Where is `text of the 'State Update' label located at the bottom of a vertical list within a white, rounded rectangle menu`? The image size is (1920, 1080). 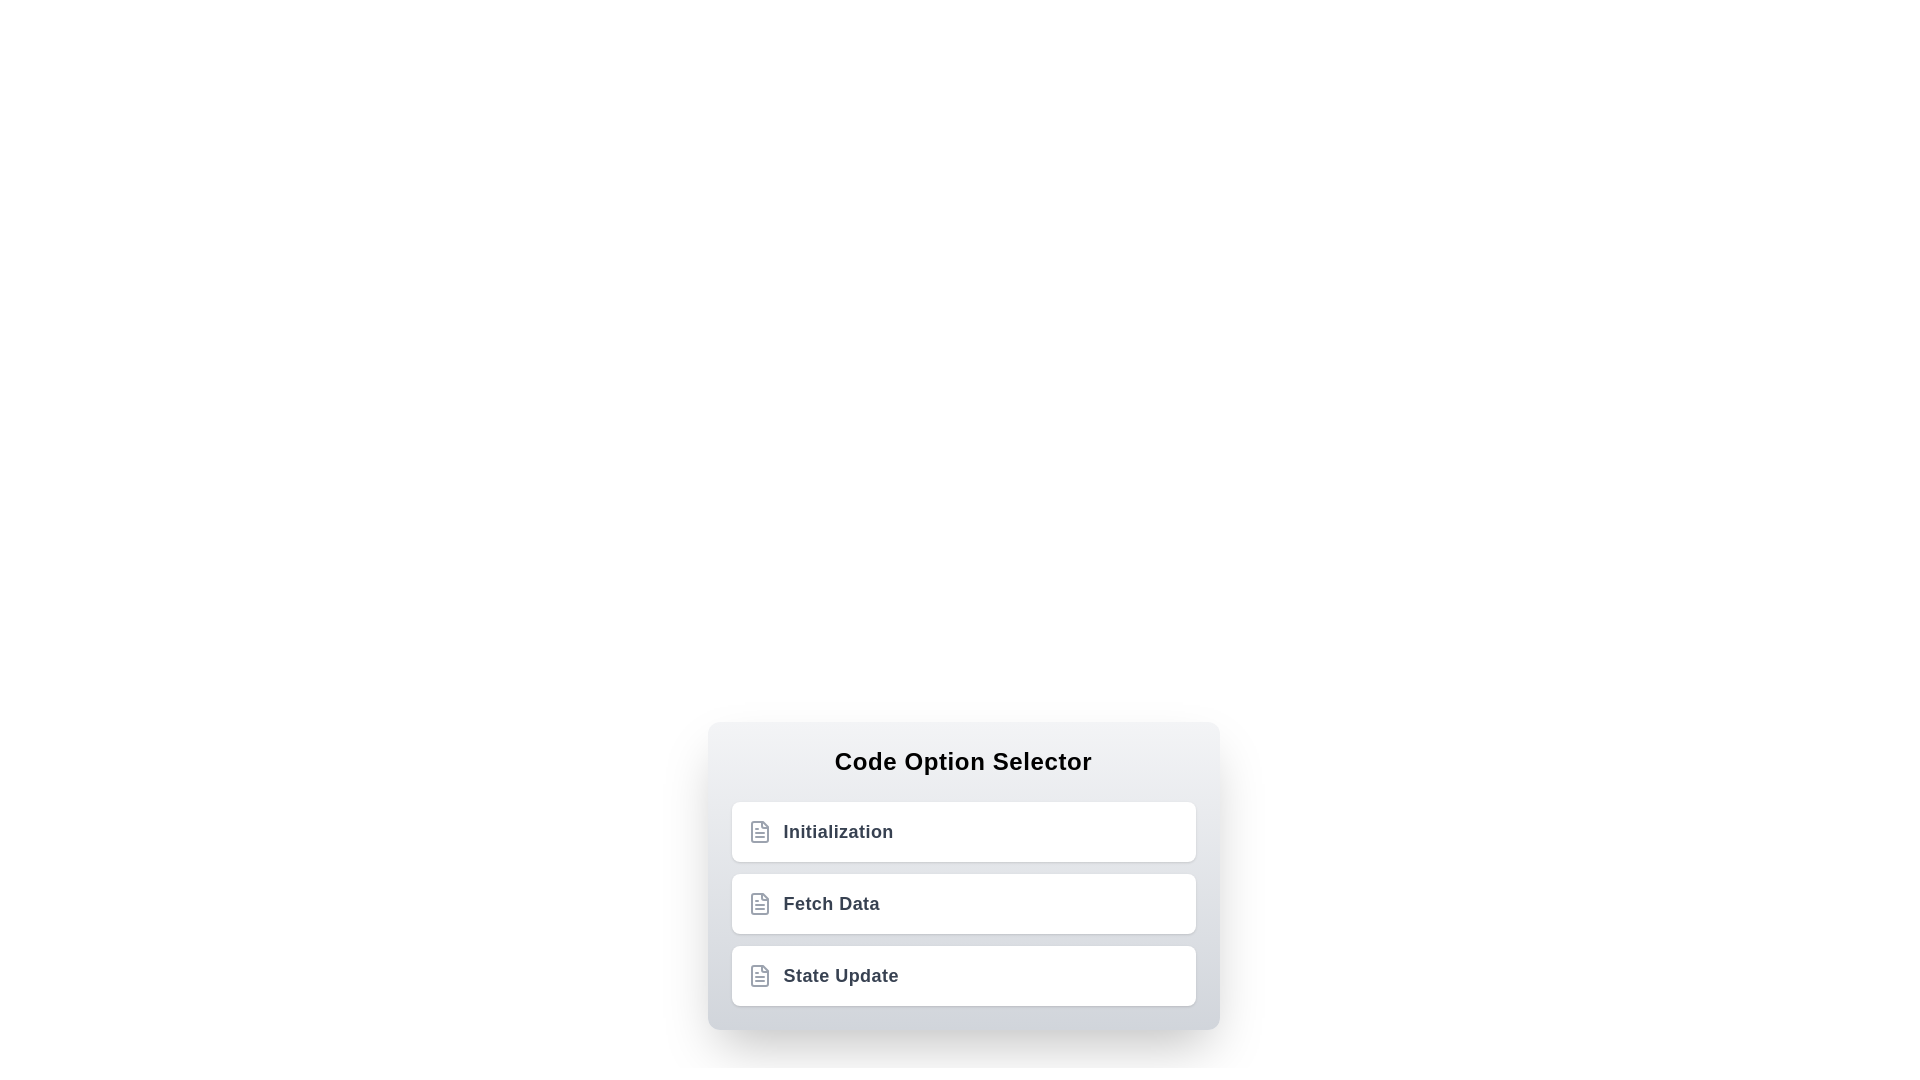 text of the 'State Update' label located at the bottom of a vertical list within a white, rounded rectangle menu is located at coordinates (841, 974).